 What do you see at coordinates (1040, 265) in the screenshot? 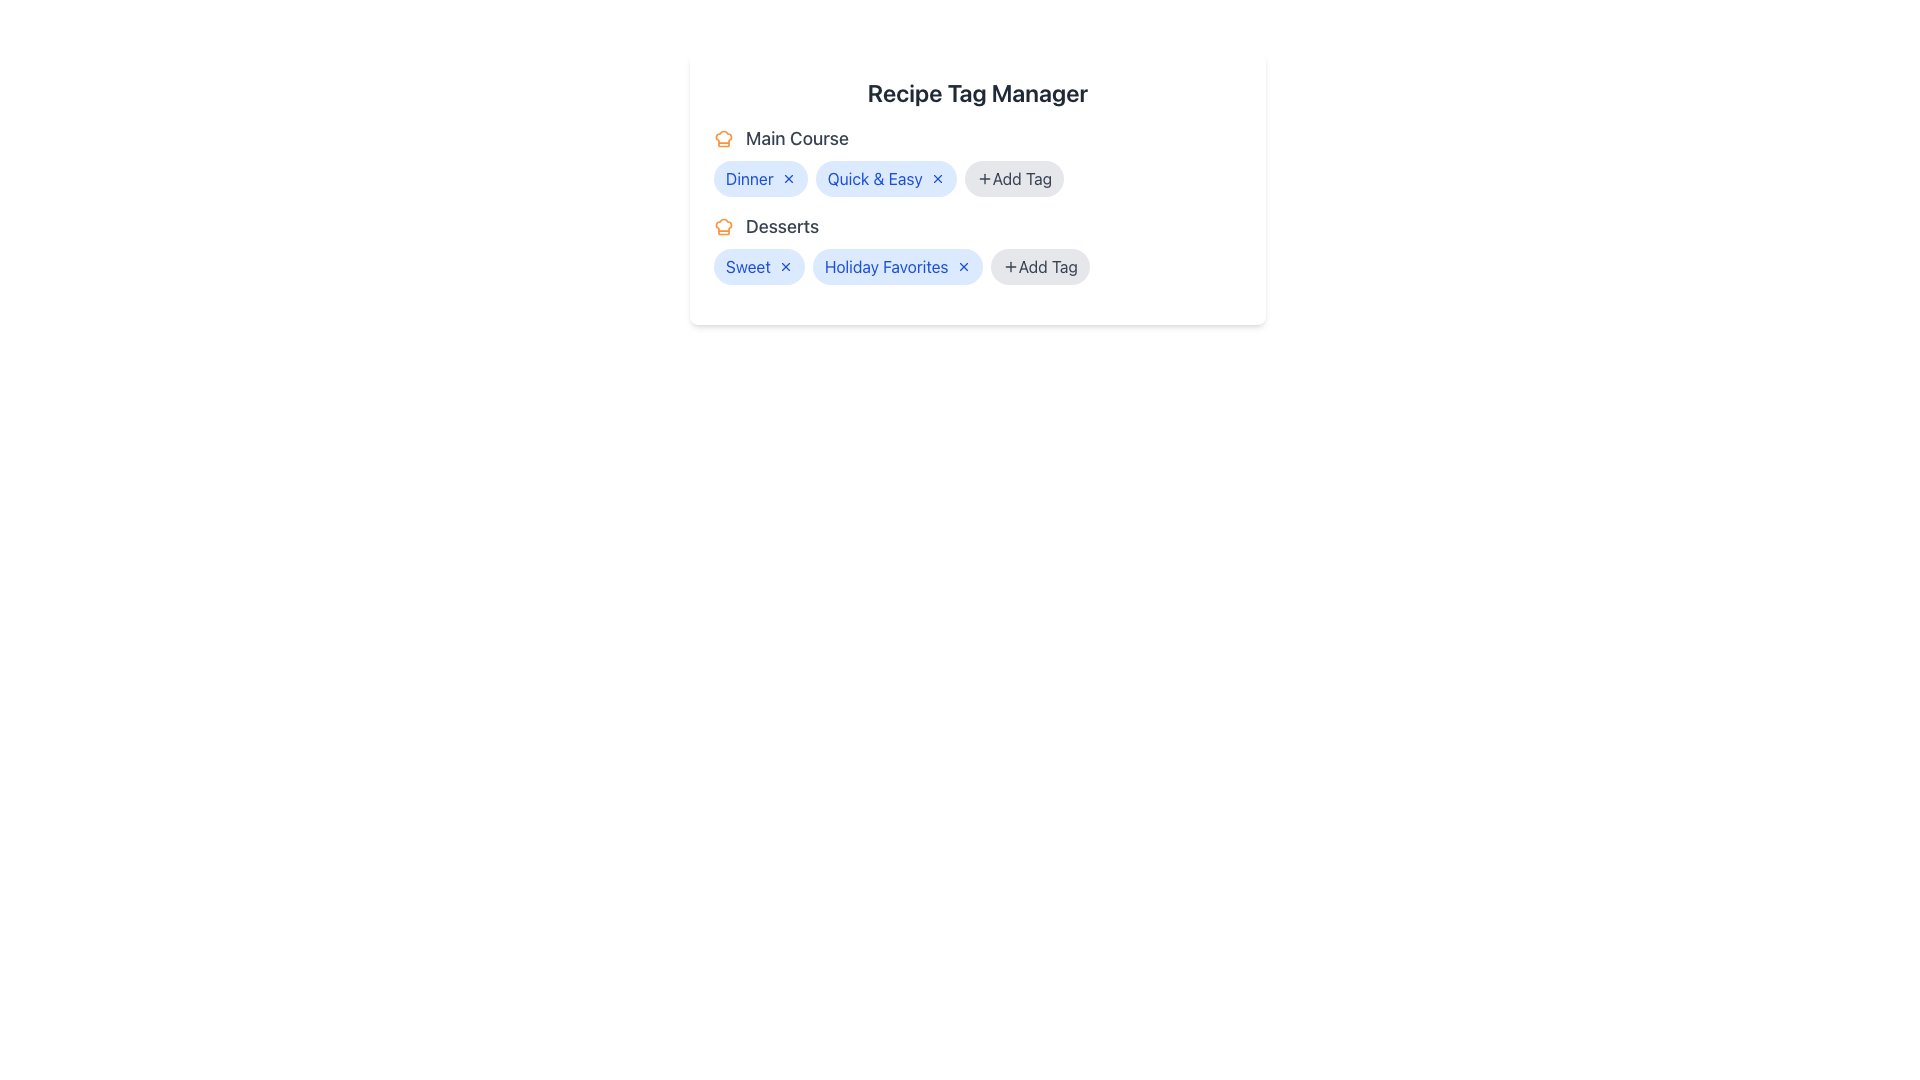
I see `the pill-shaped button with a gray background labeled 'Add Tag' located in the 'Desserts' section` at bounding box center [1040, 265].